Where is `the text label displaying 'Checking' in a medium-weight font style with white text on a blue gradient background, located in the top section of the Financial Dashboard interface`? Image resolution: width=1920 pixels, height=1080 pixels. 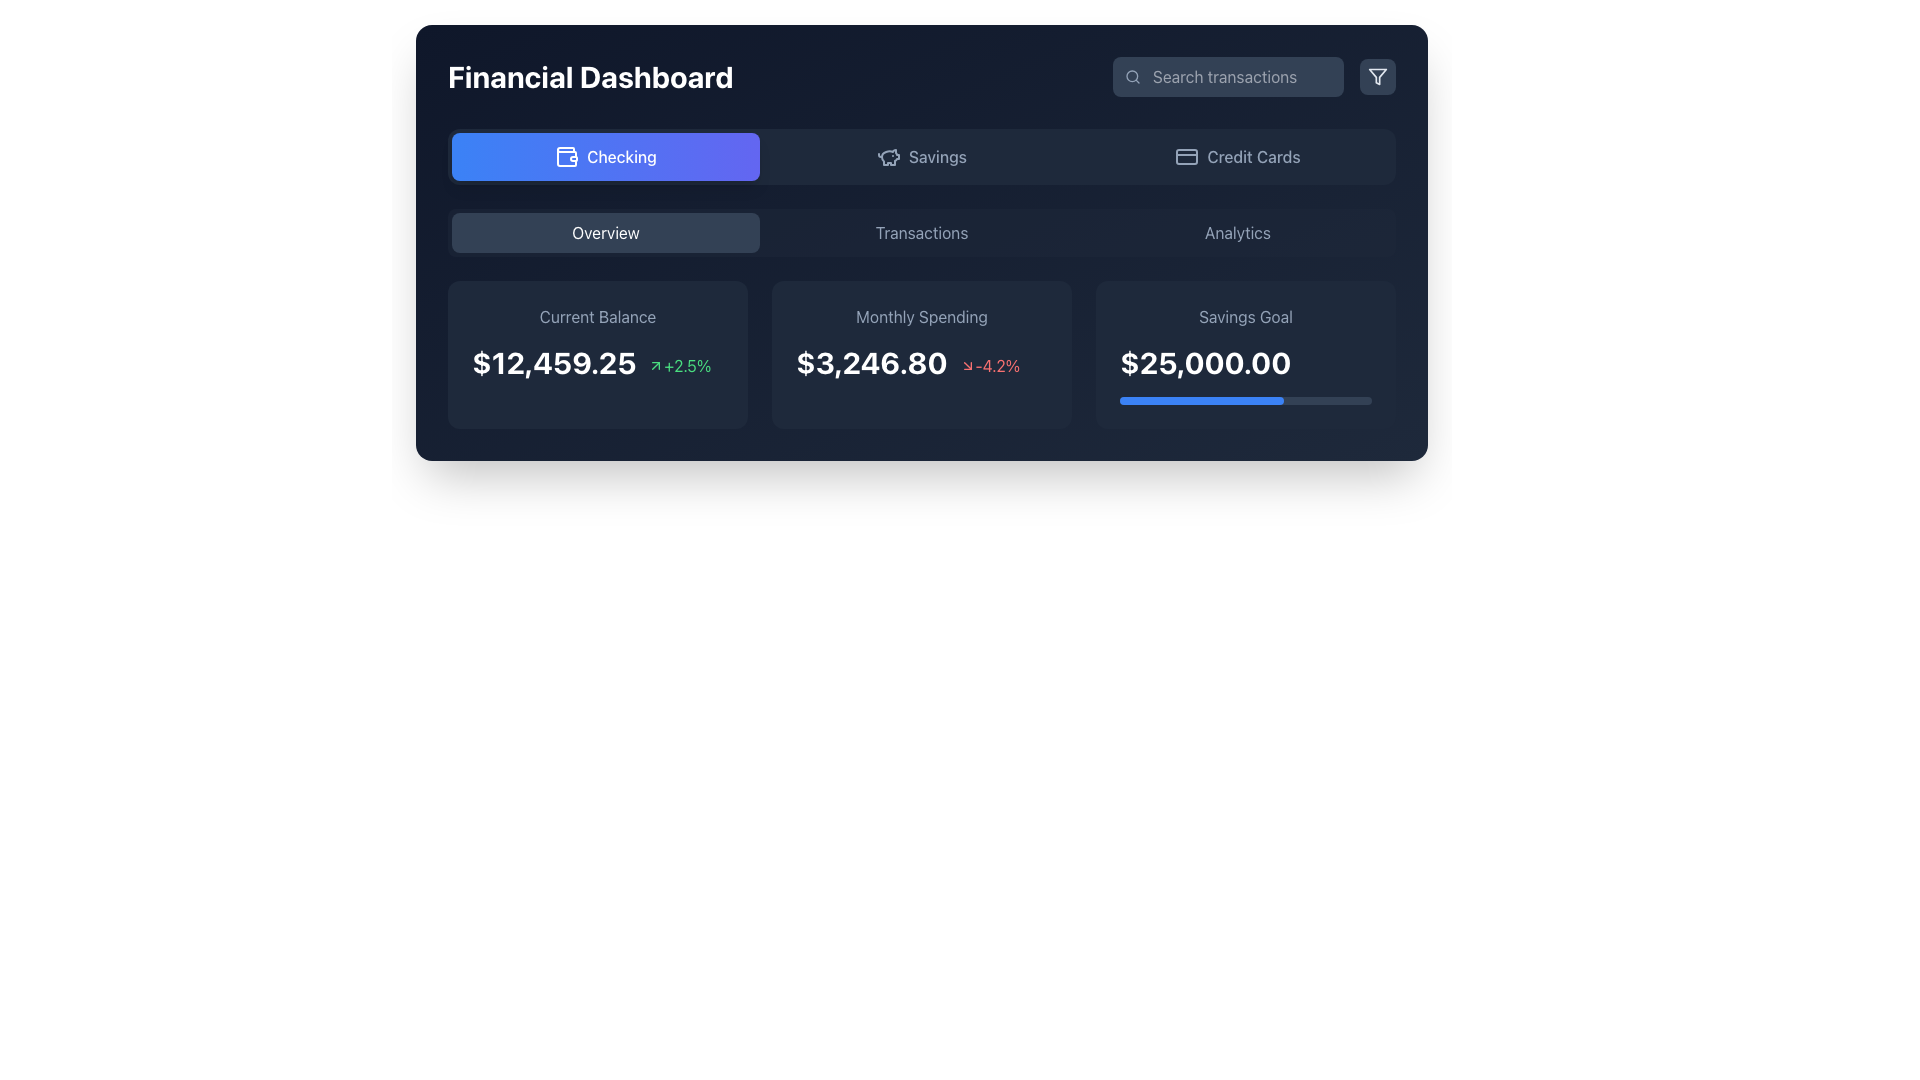 the text label displaying 'Checking' in a medium-weight font style with white text on a blue gradient background, located in the top section of the Financial Dashboard interface is located at coordinates (621, 156).